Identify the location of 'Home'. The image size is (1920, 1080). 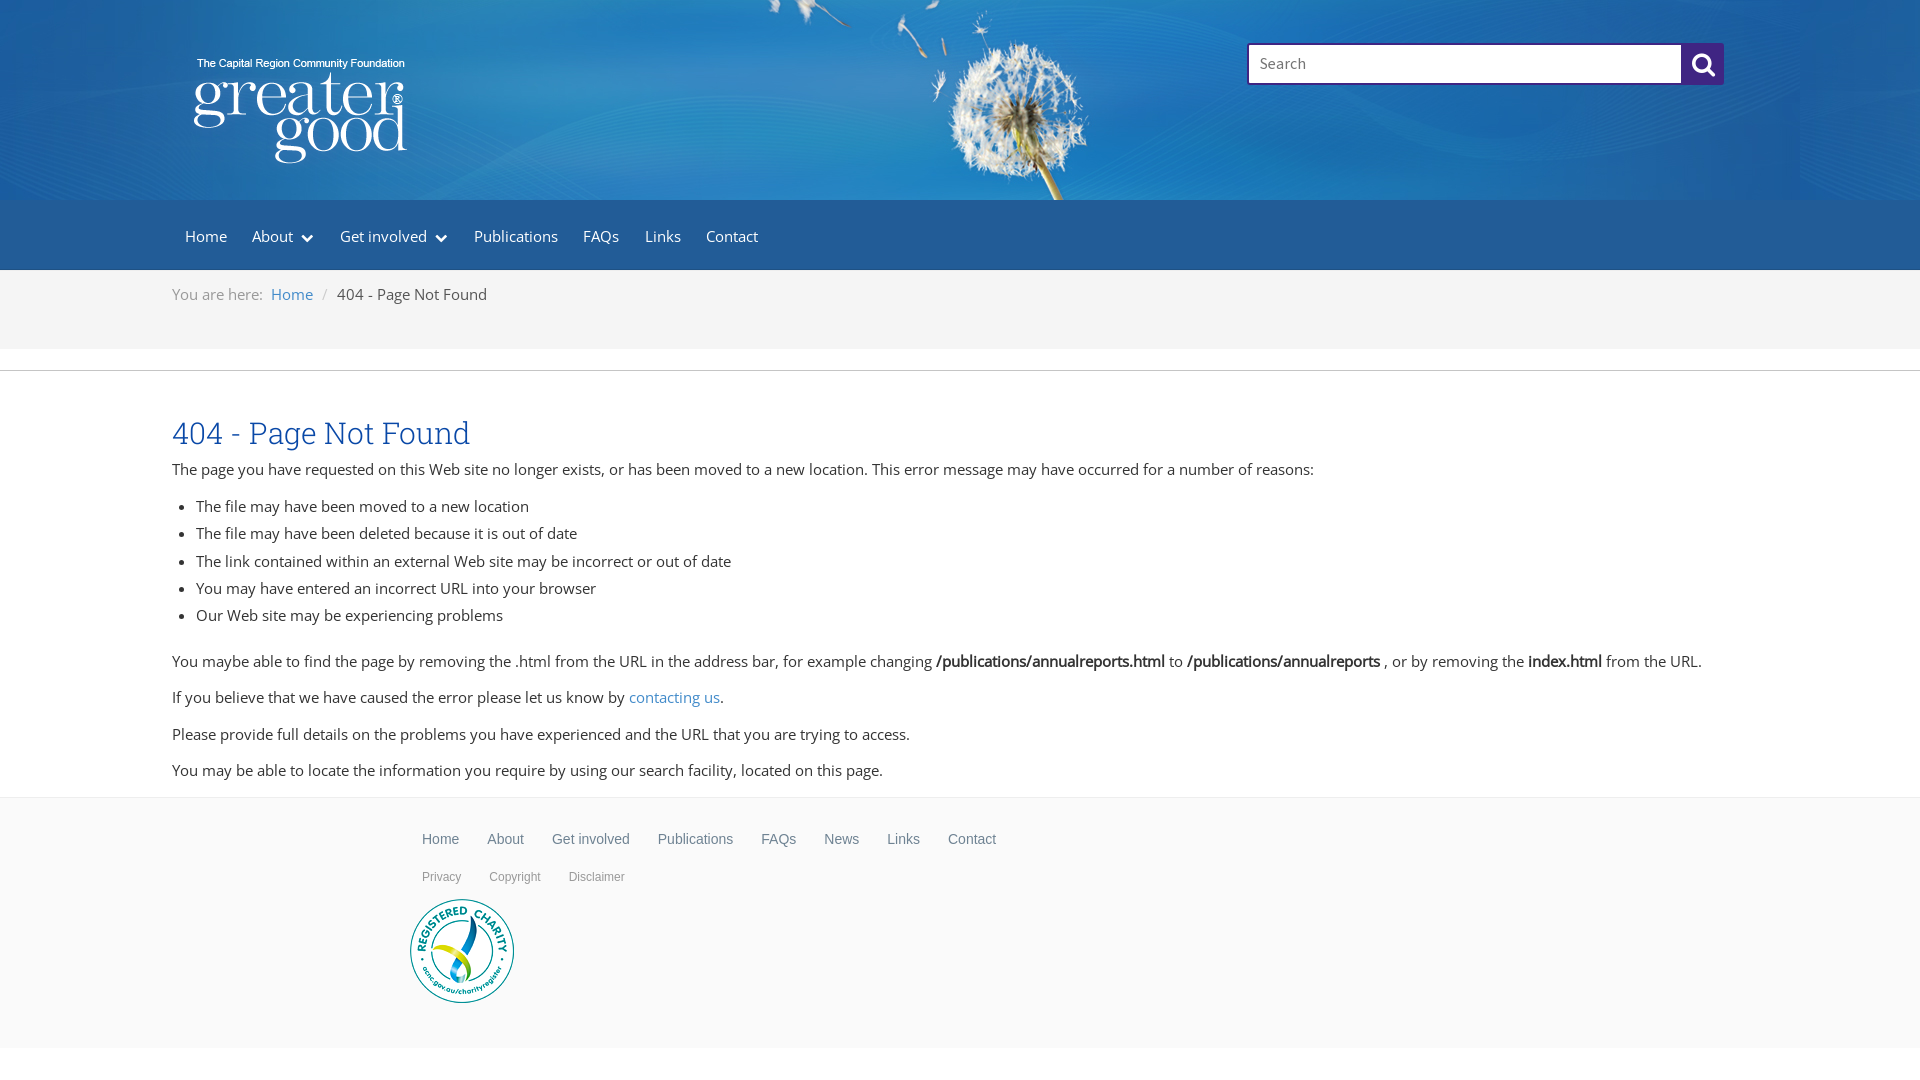
(269, 293).